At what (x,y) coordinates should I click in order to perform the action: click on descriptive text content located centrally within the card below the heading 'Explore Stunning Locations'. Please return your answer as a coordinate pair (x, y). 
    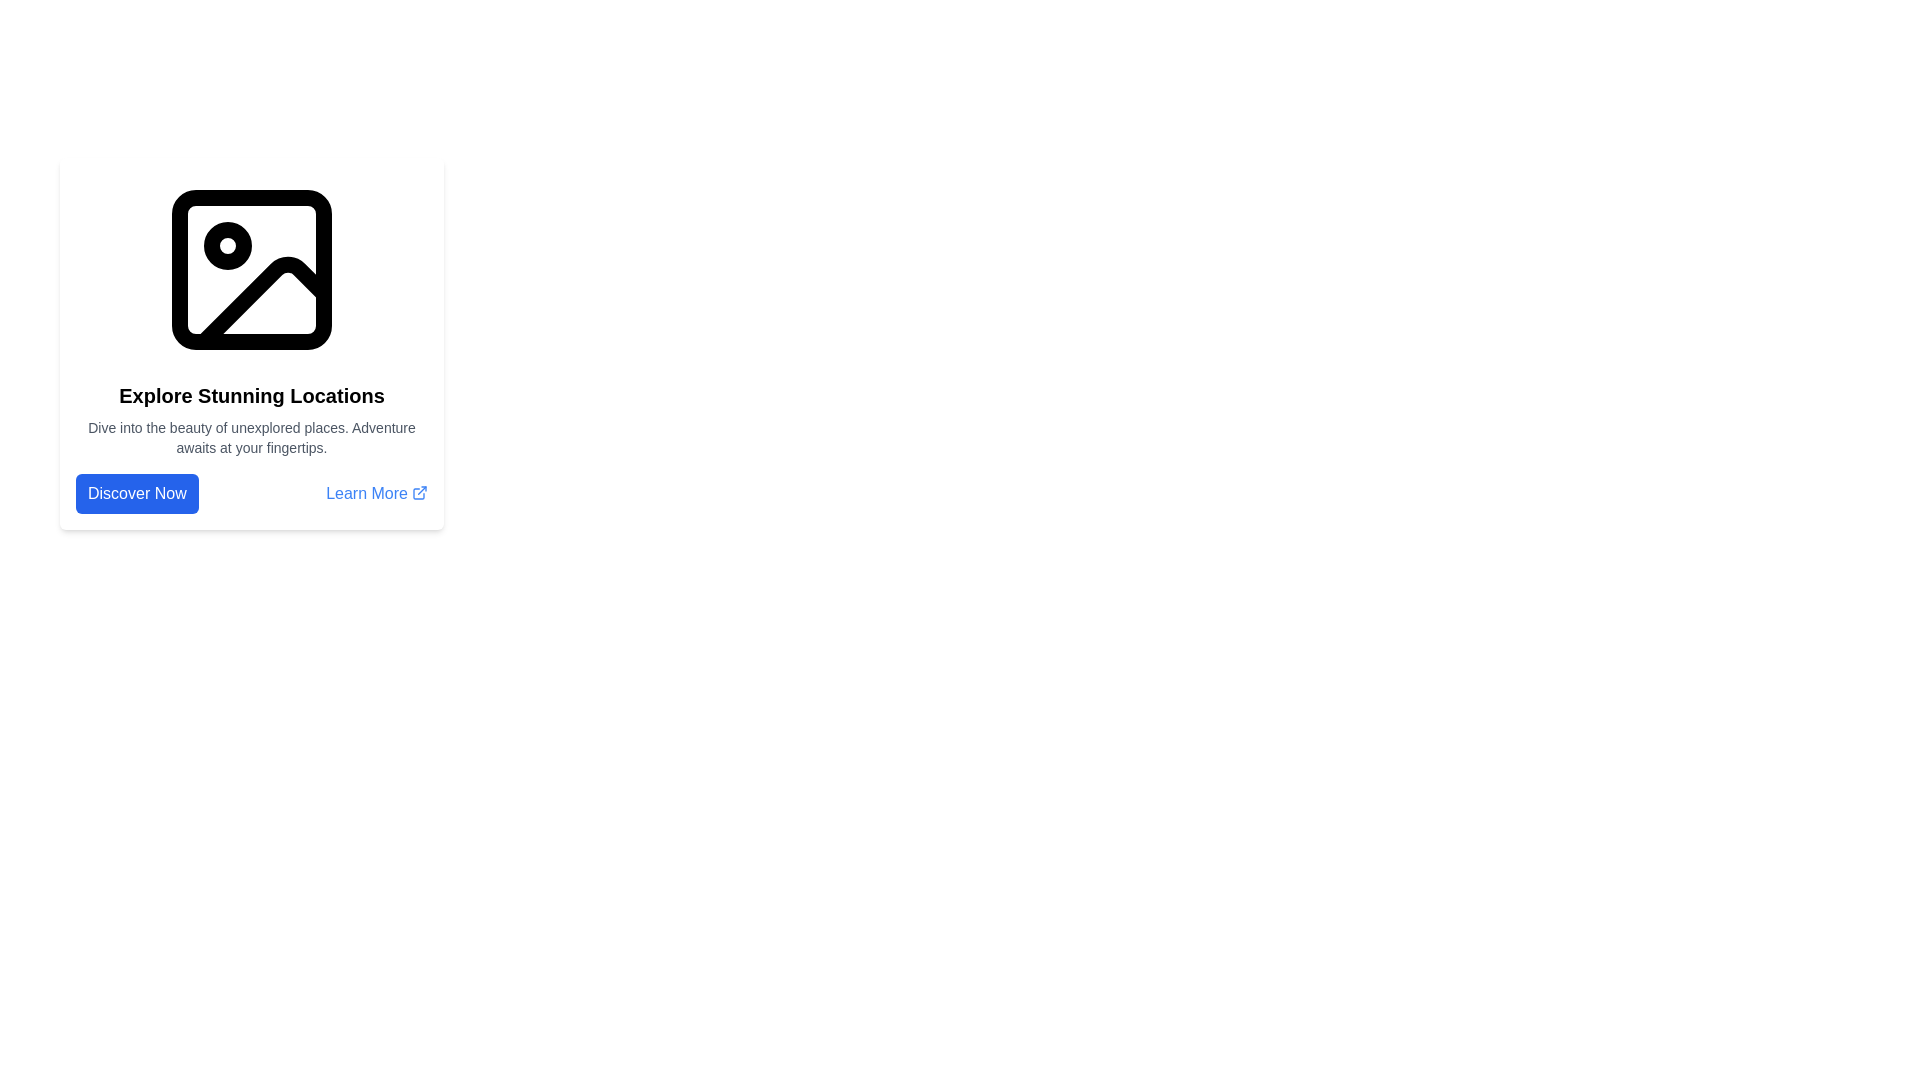
    Looking at the image, I should click on (251, 437).